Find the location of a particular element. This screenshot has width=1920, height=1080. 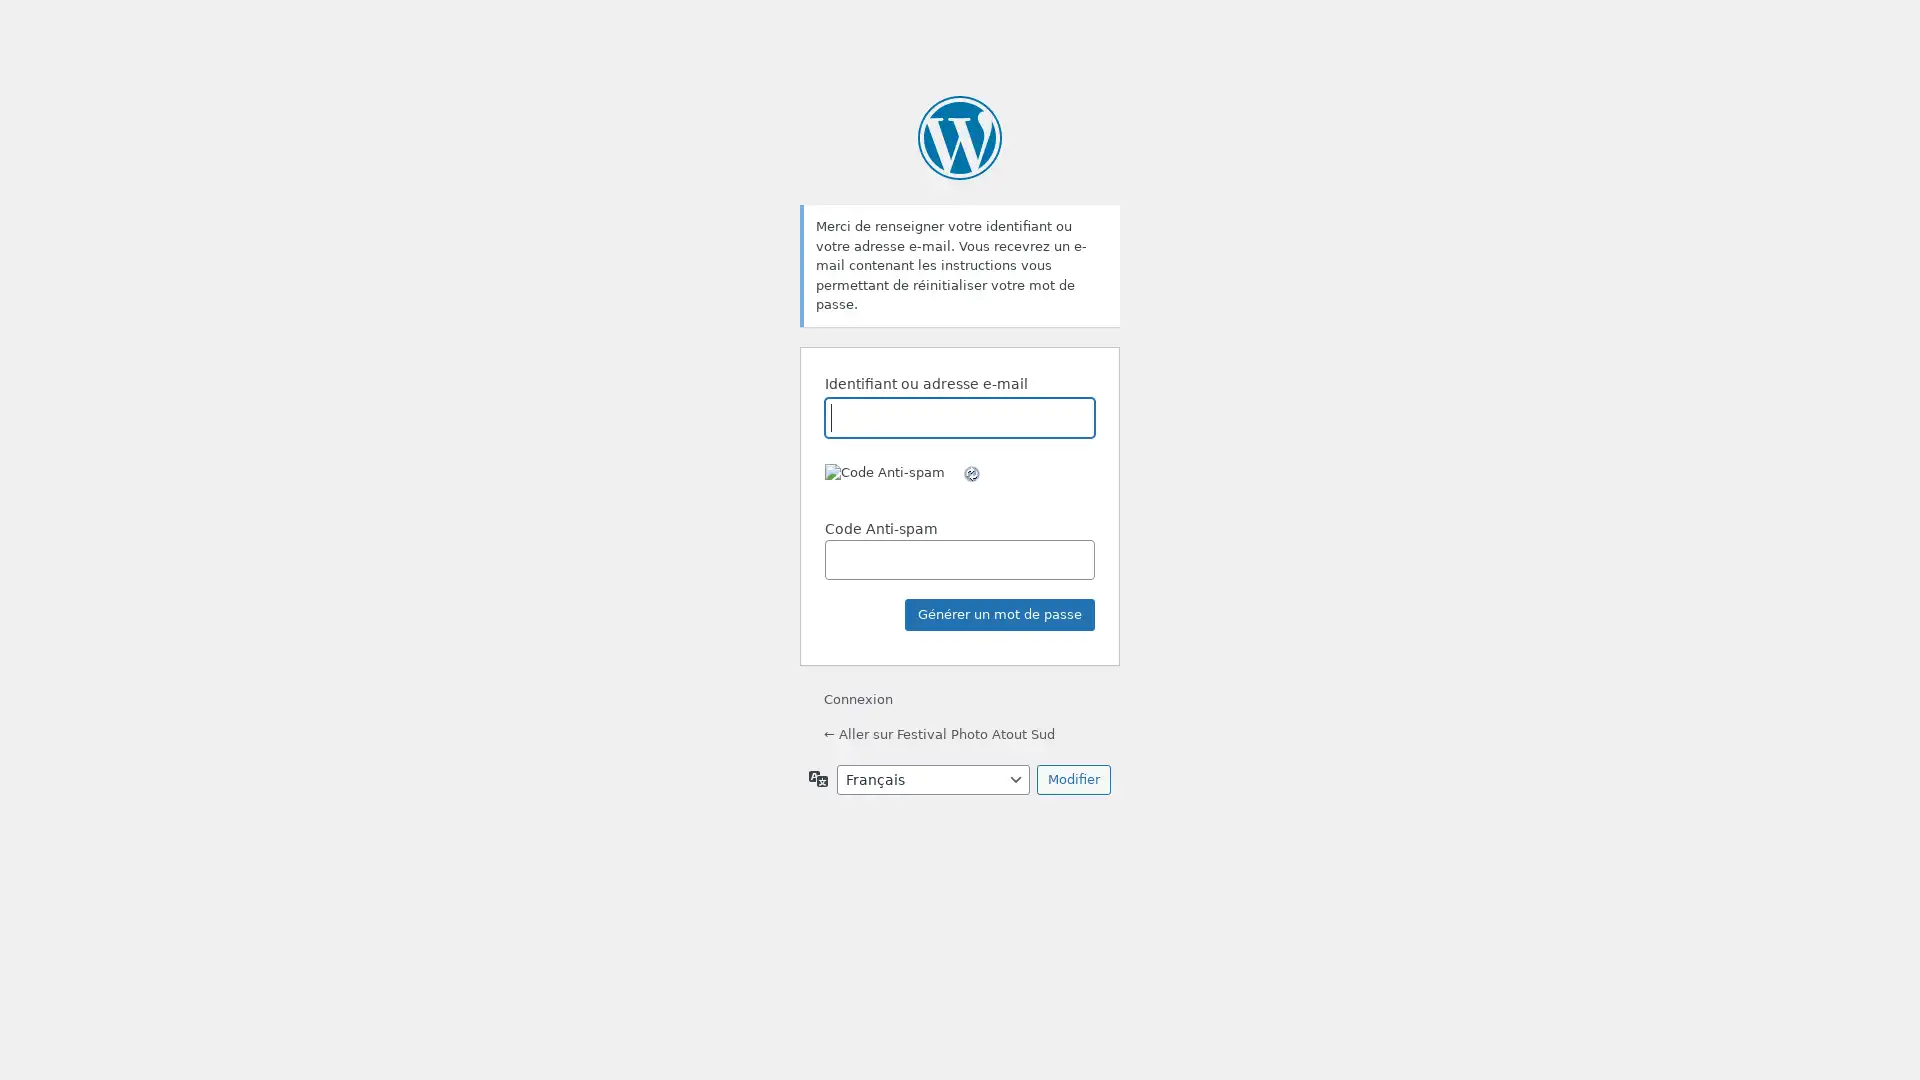

Modifier is located at coordinates (1073, 778).